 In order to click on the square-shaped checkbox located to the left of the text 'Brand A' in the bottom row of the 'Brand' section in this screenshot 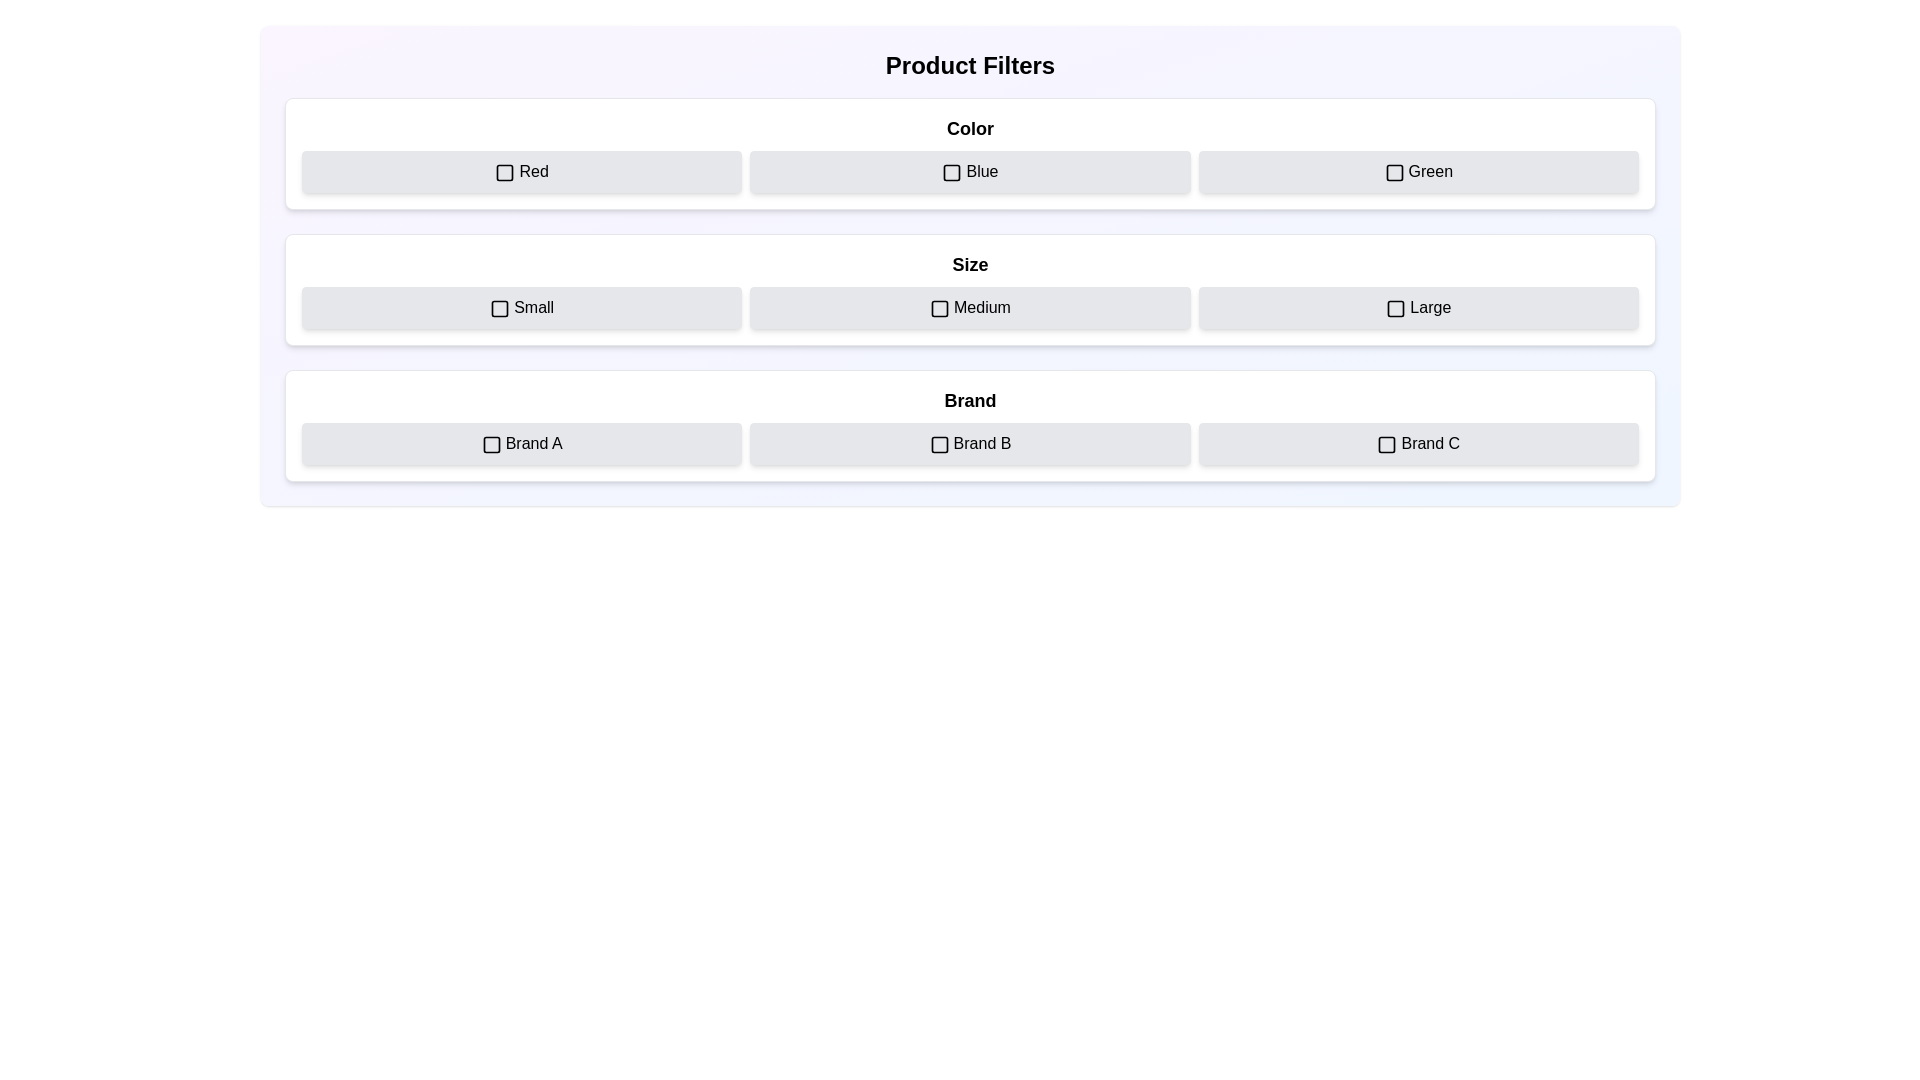, I will do `click(491, 443)`.